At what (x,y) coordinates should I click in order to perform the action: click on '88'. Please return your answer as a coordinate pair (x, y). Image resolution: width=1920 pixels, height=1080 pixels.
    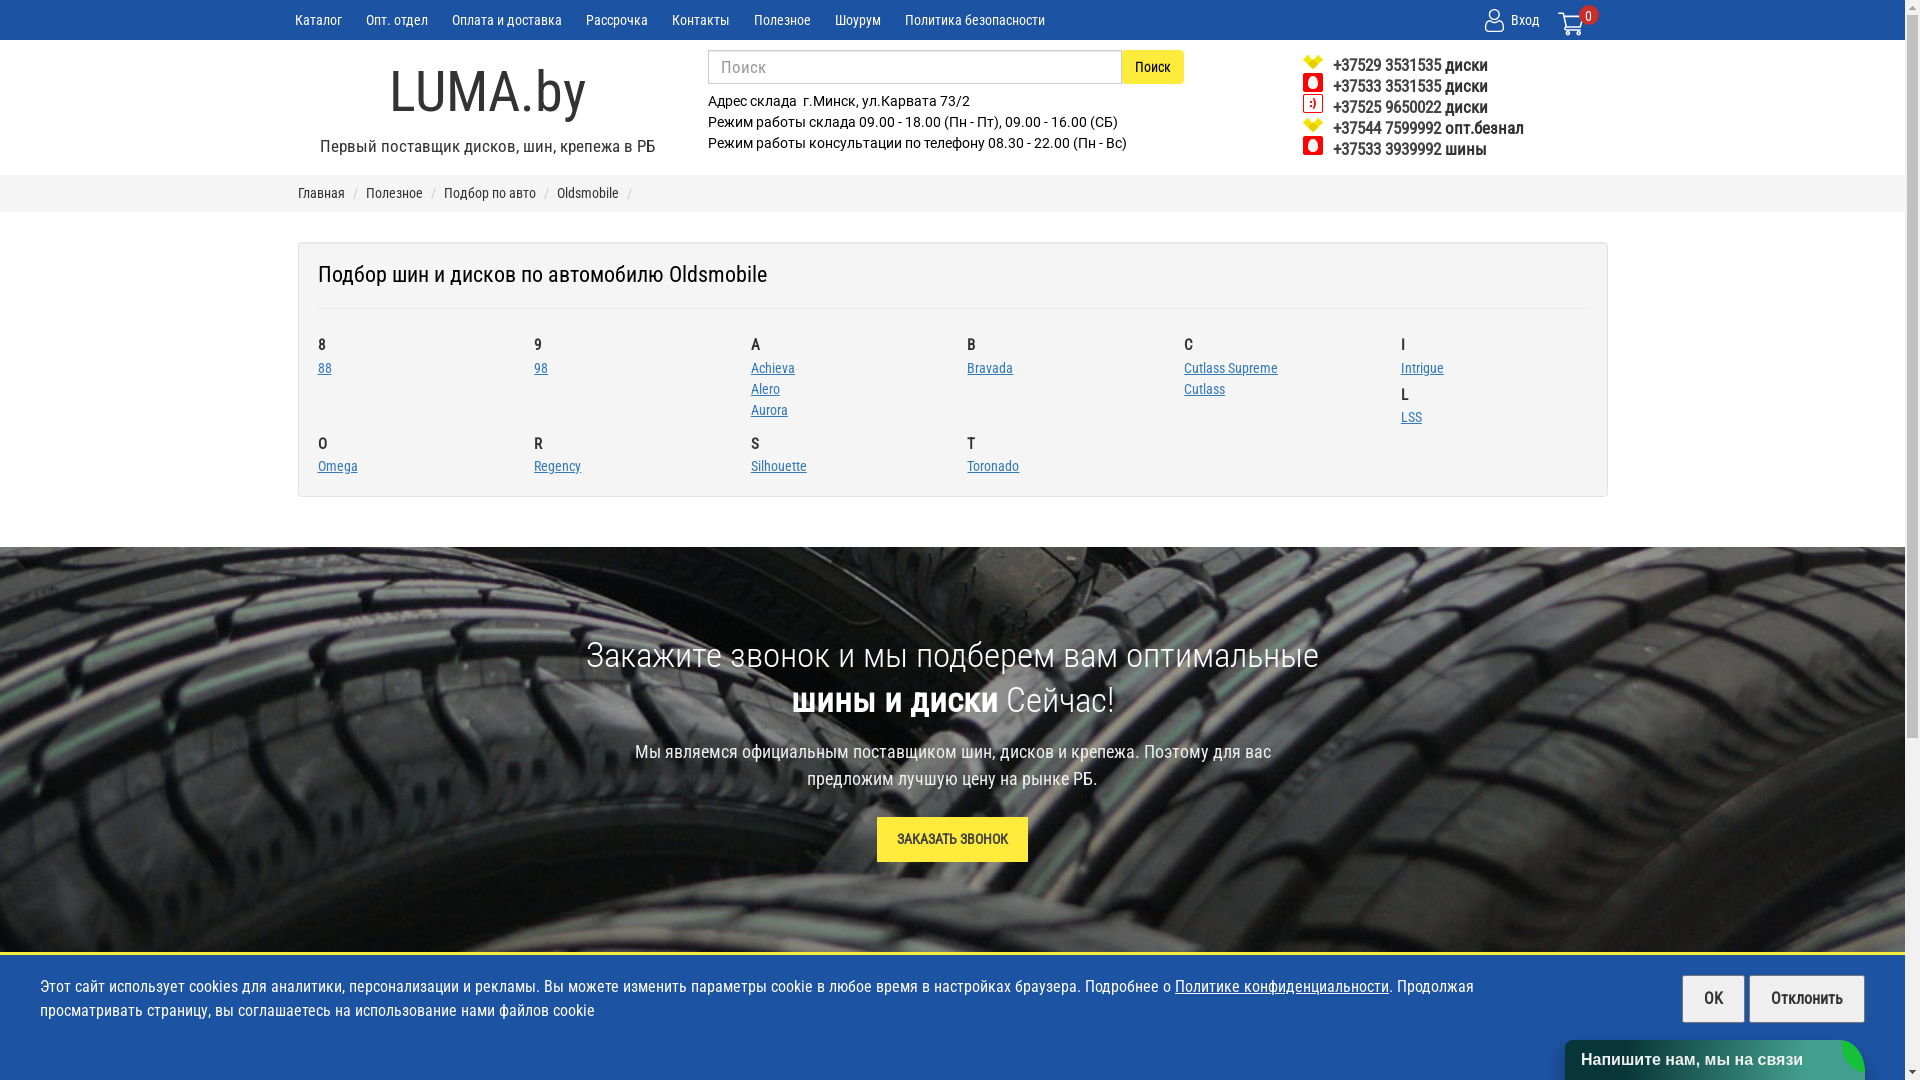
    Looking at the image, I should click on (325, 367).